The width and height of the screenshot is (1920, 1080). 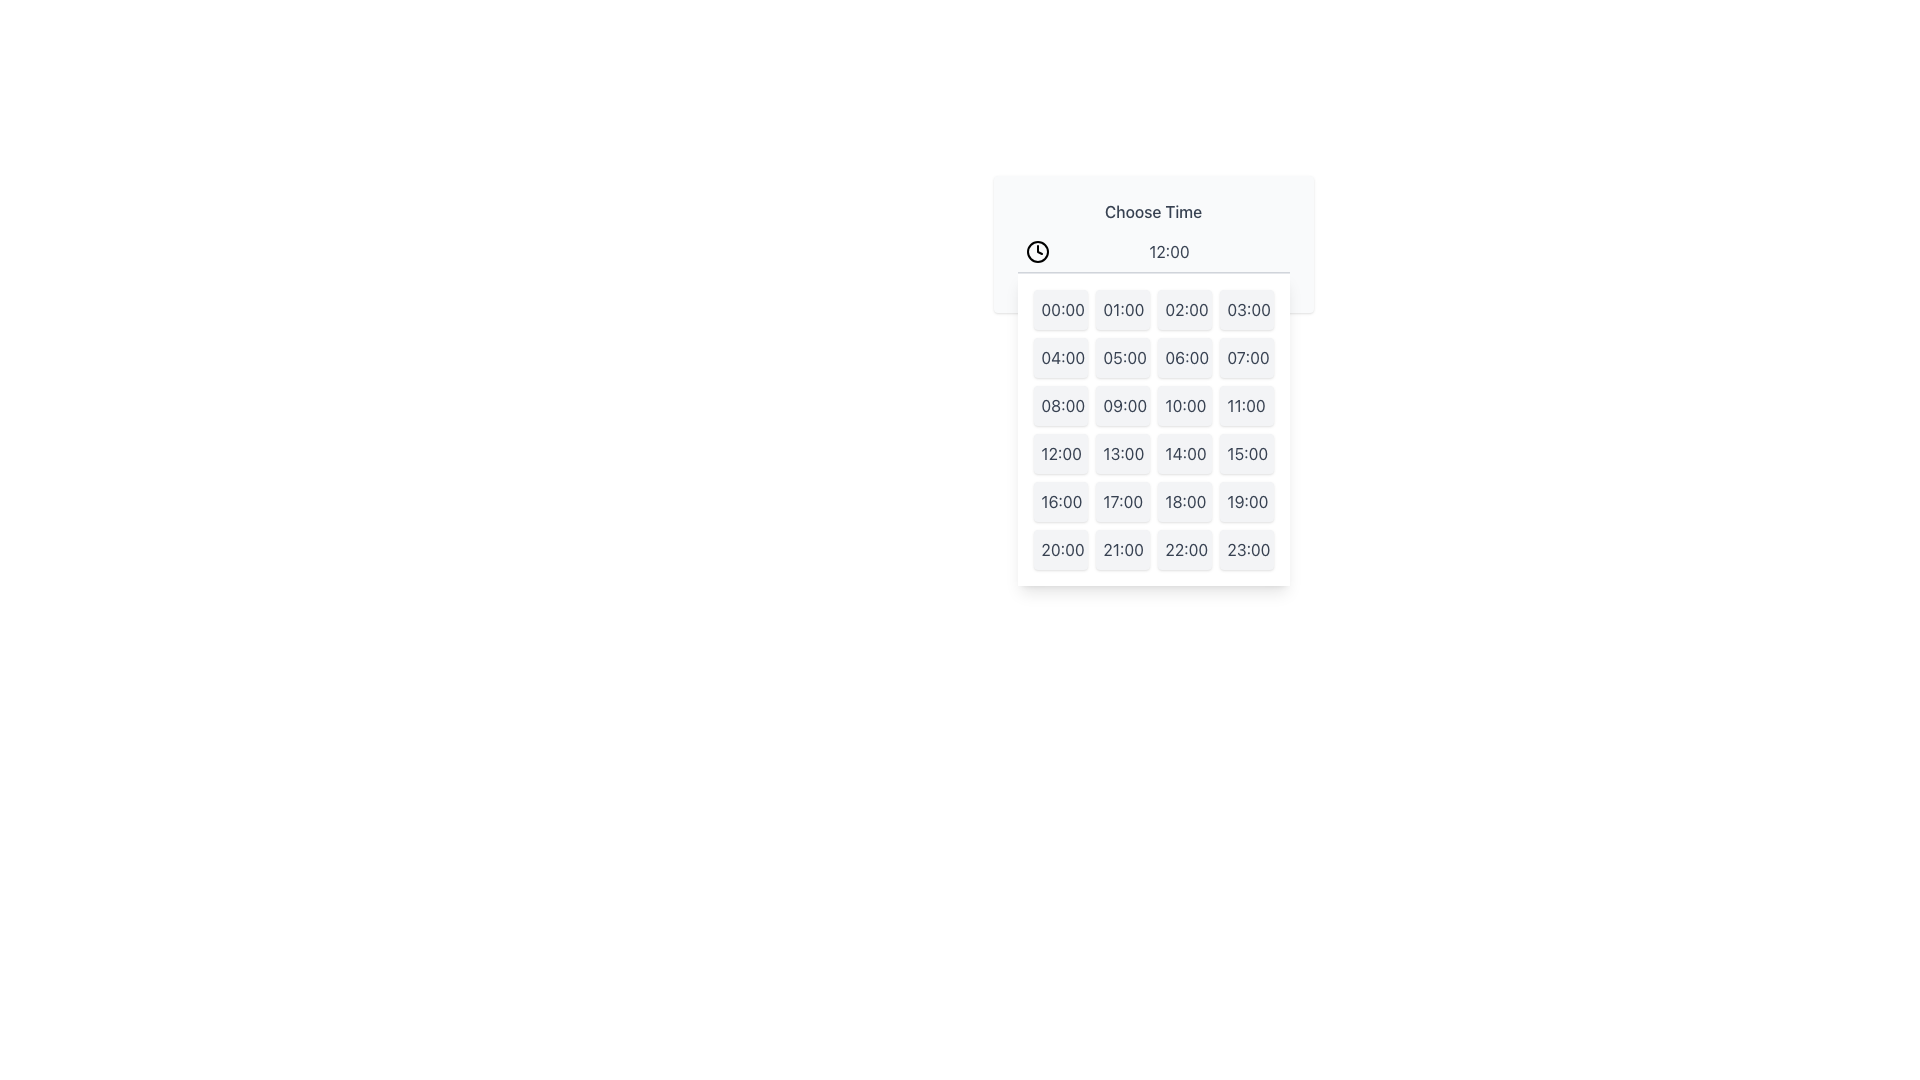 I want to click on the outer circular boundary of the clock icon located to the left of the 'Choose Time' header text, so click(x=1037, y=250).